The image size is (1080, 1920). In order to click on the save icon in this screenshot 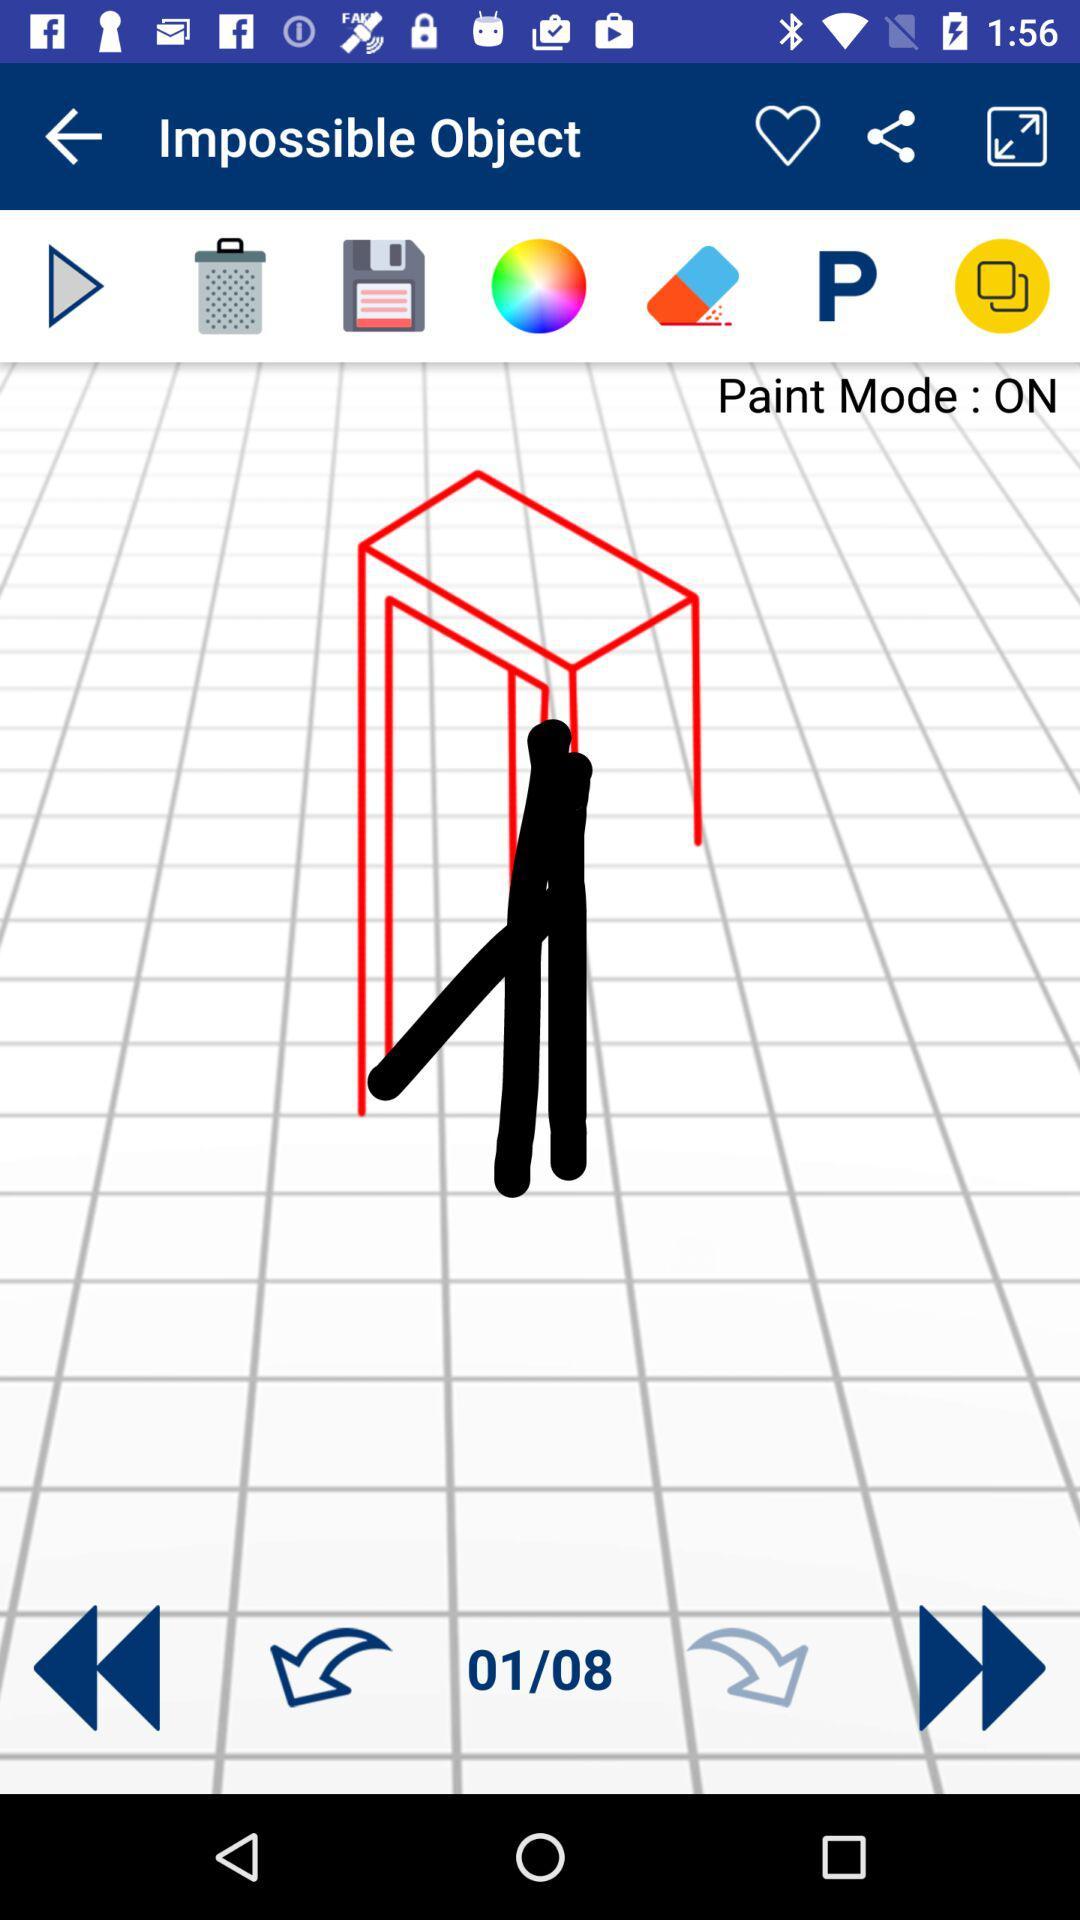, I will do `click(384, 285)`.